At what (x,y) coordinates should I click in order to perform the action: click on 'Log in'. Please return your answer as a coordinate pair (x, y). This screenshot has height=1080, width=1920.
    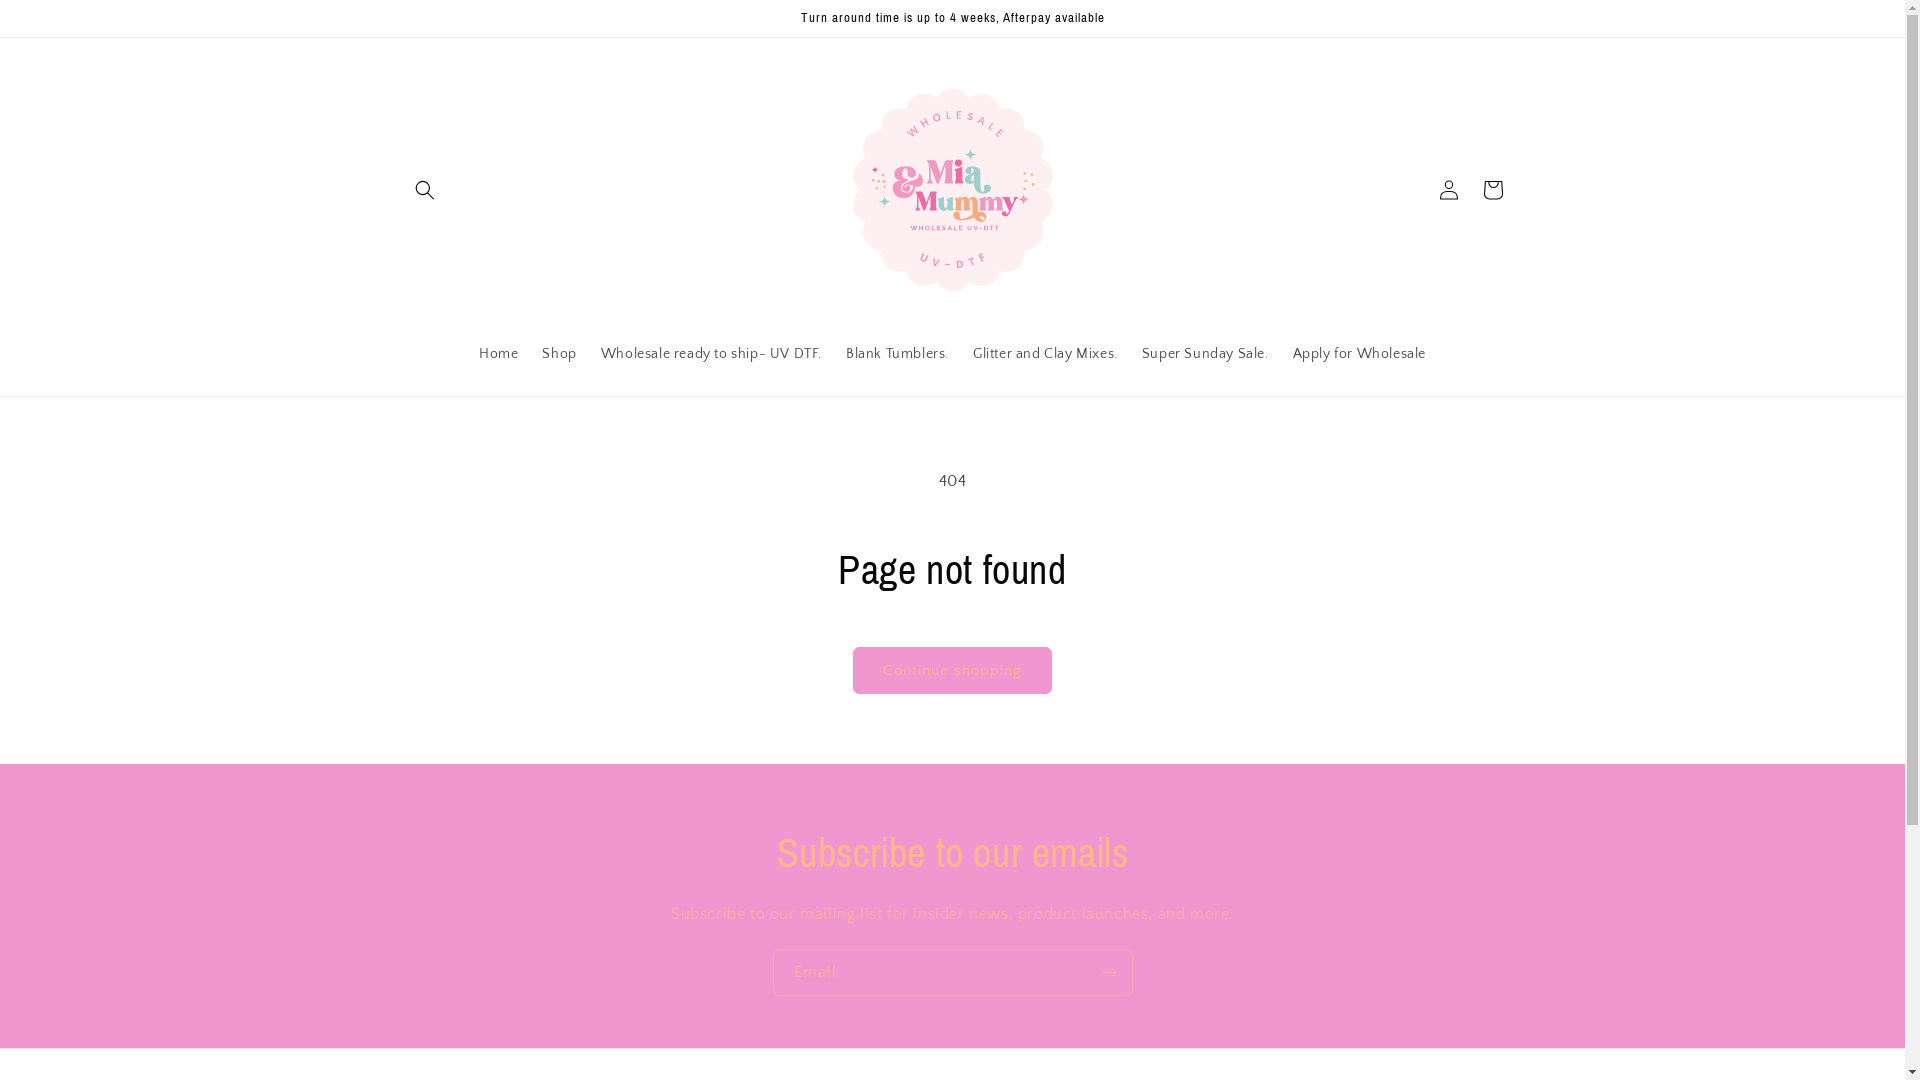
    Looking at the image, I should click on (1448, 189).